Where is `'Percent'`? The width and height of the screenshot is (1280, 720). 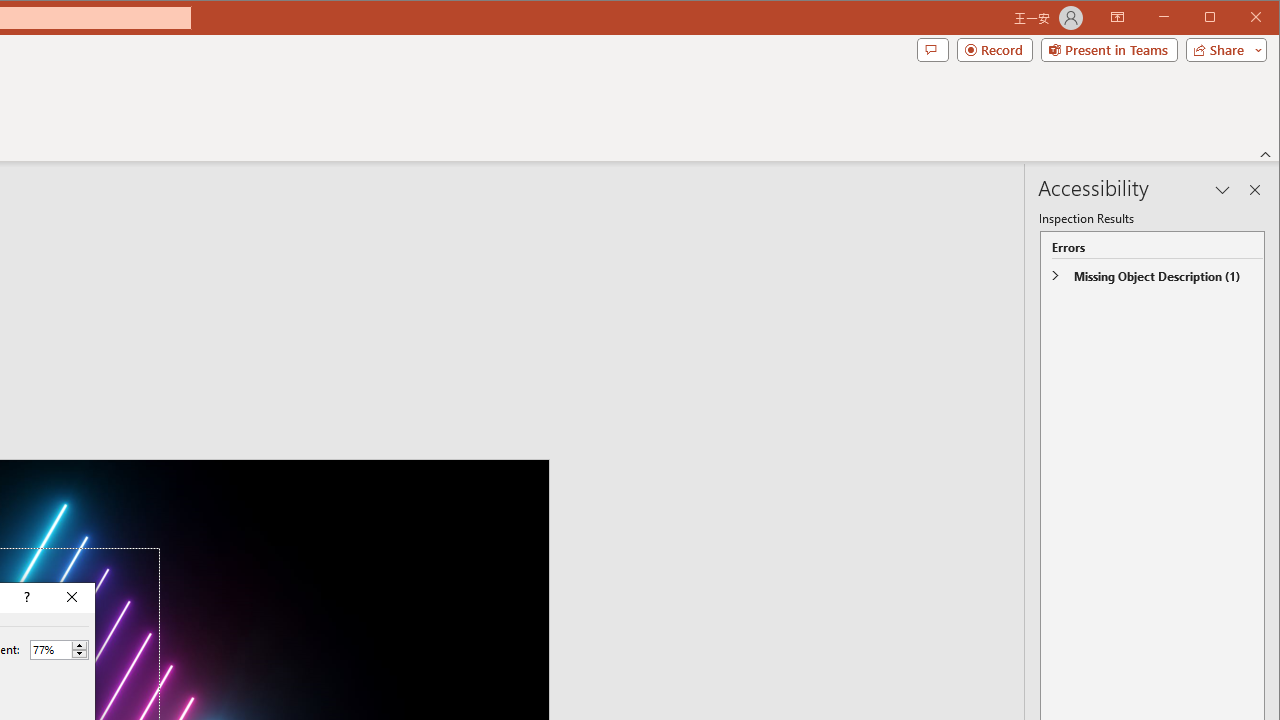 'Percent' is located at coordinates (59, 650).